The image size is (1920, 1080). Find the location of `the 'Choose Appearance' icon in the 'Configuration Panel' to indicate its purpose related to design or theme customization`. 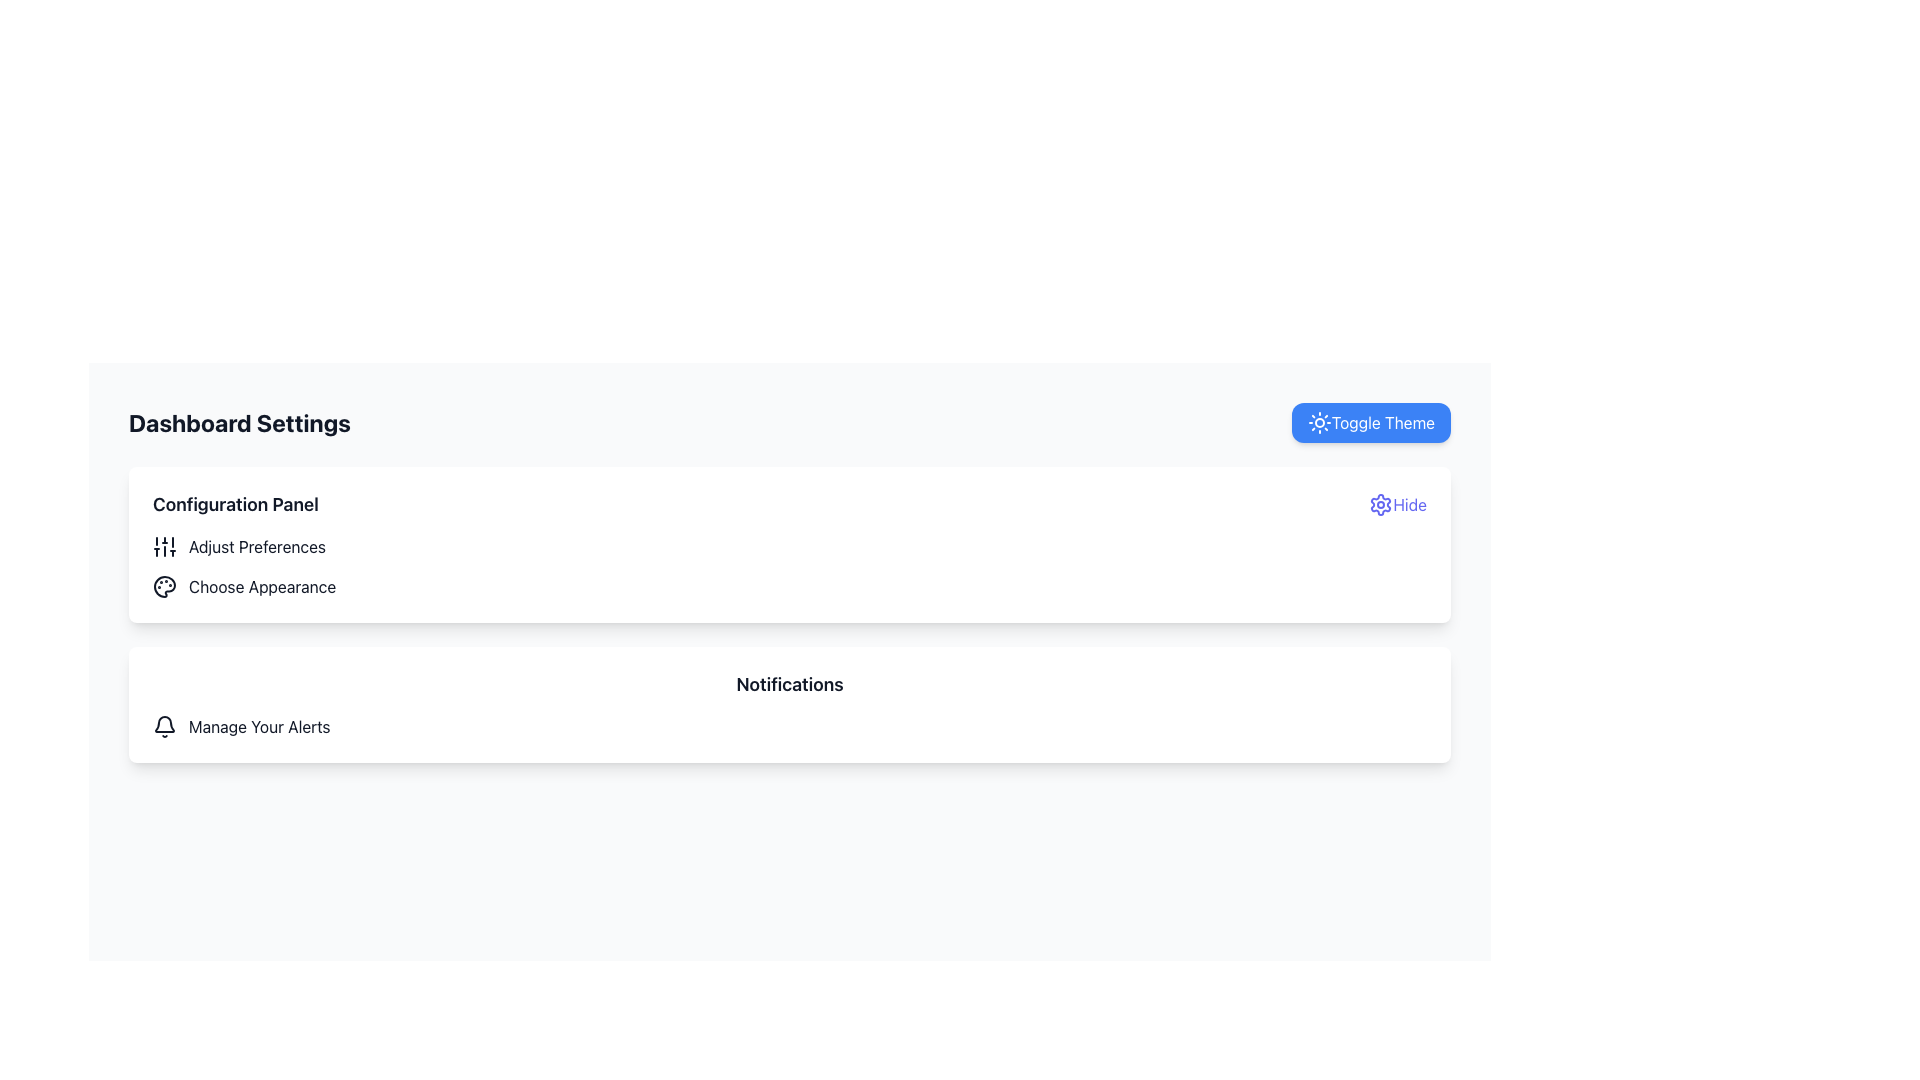

the 'Choose Appearance' icon in the 'Configuration Panel' to indicate its purpose related to design or theme customization is located at coordinates (164, 585).